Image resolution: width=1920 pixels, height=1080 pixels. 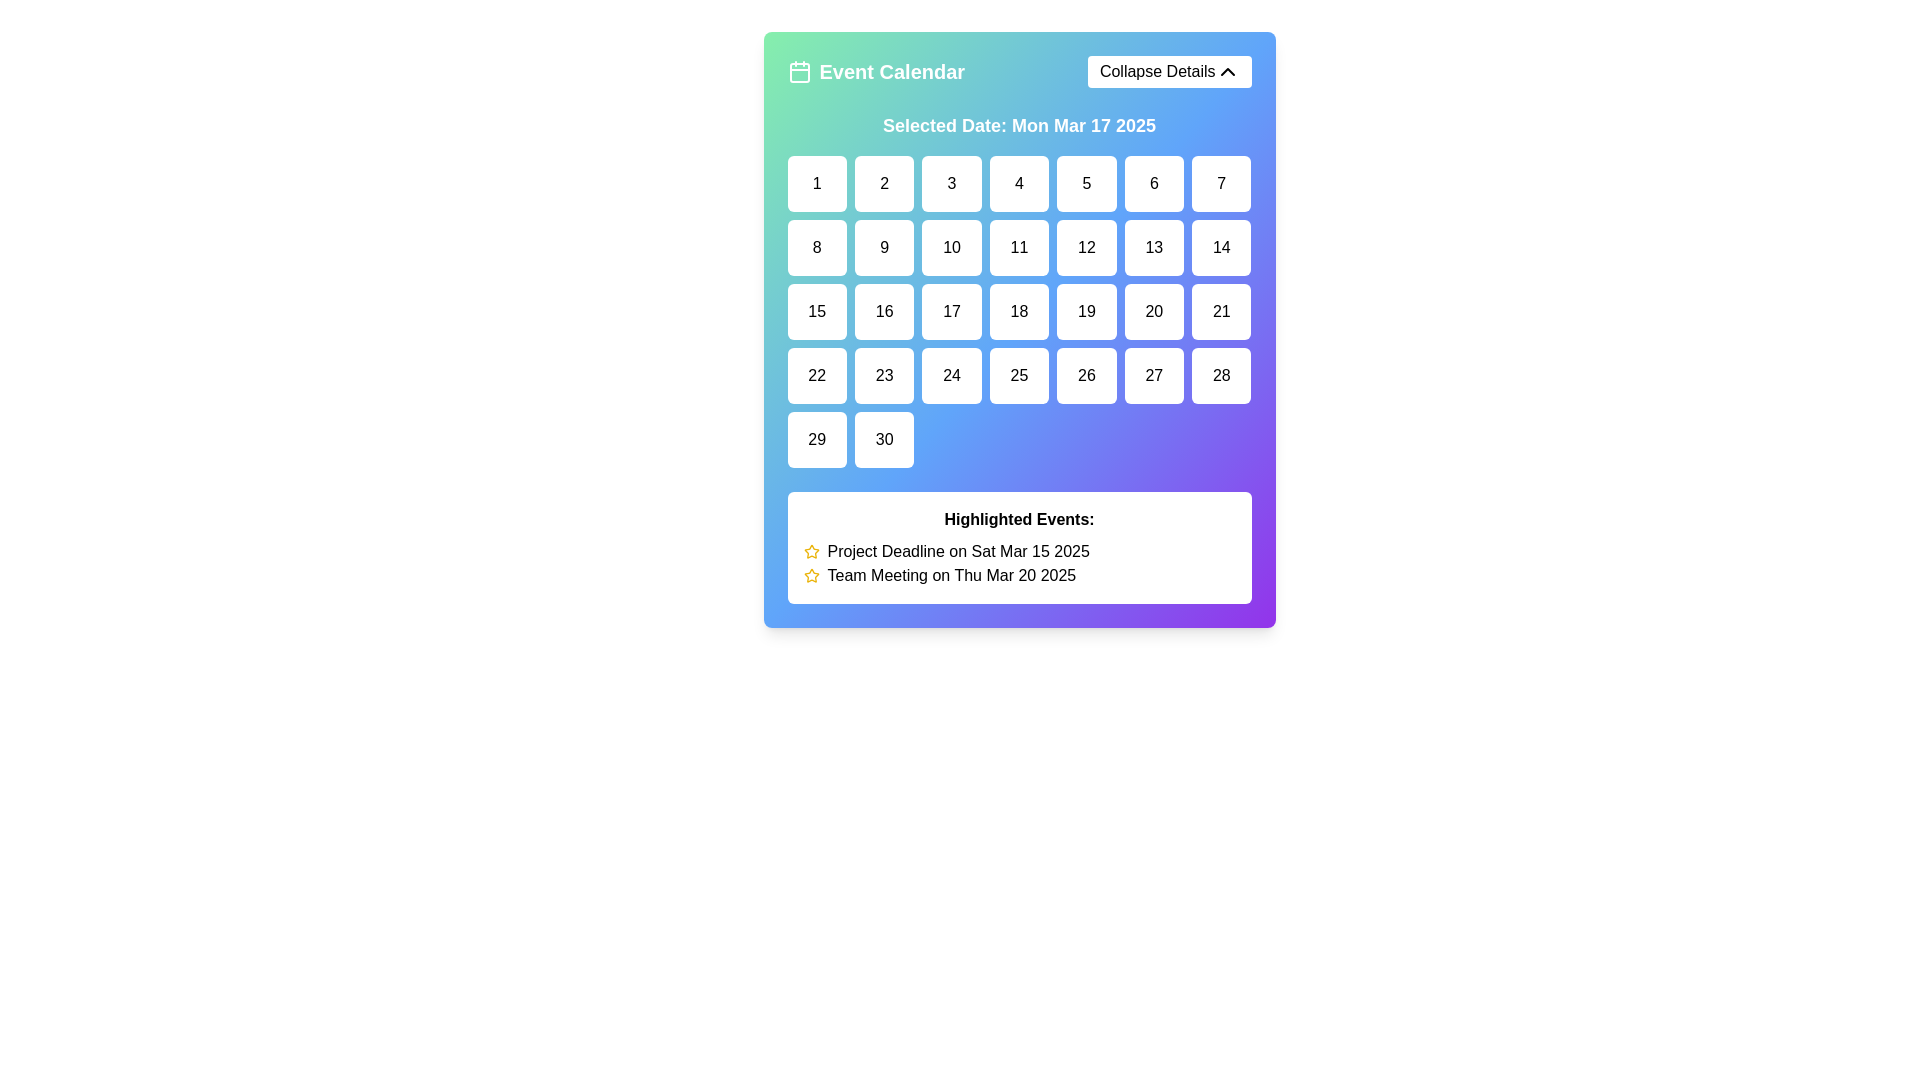 What do you see at coordinates (817, 184) in the screenshot?
I see `the first day button in the calendar interface, located at the top row and first column of the grid layout` at bounding box center [817, 184].